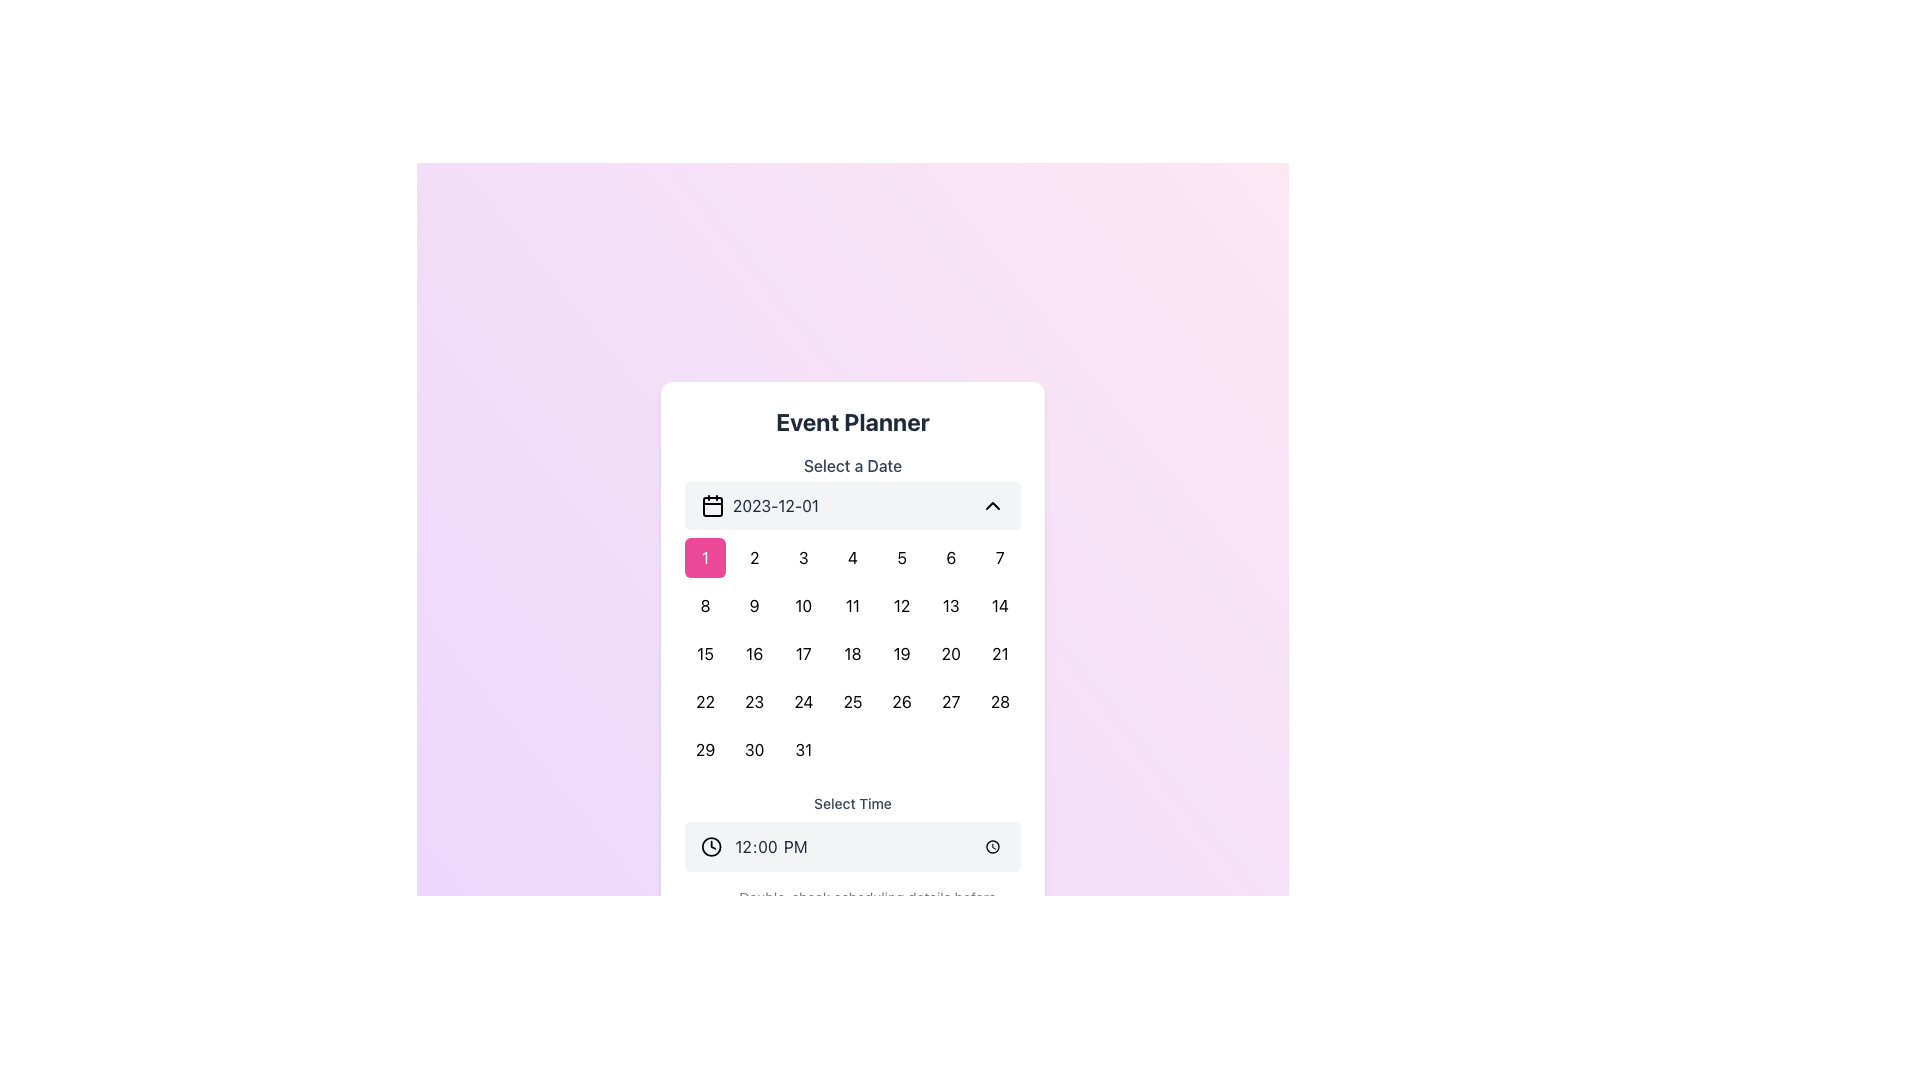  I want to click on the button displaying '31' in the calendar interface, so click(803, 749).